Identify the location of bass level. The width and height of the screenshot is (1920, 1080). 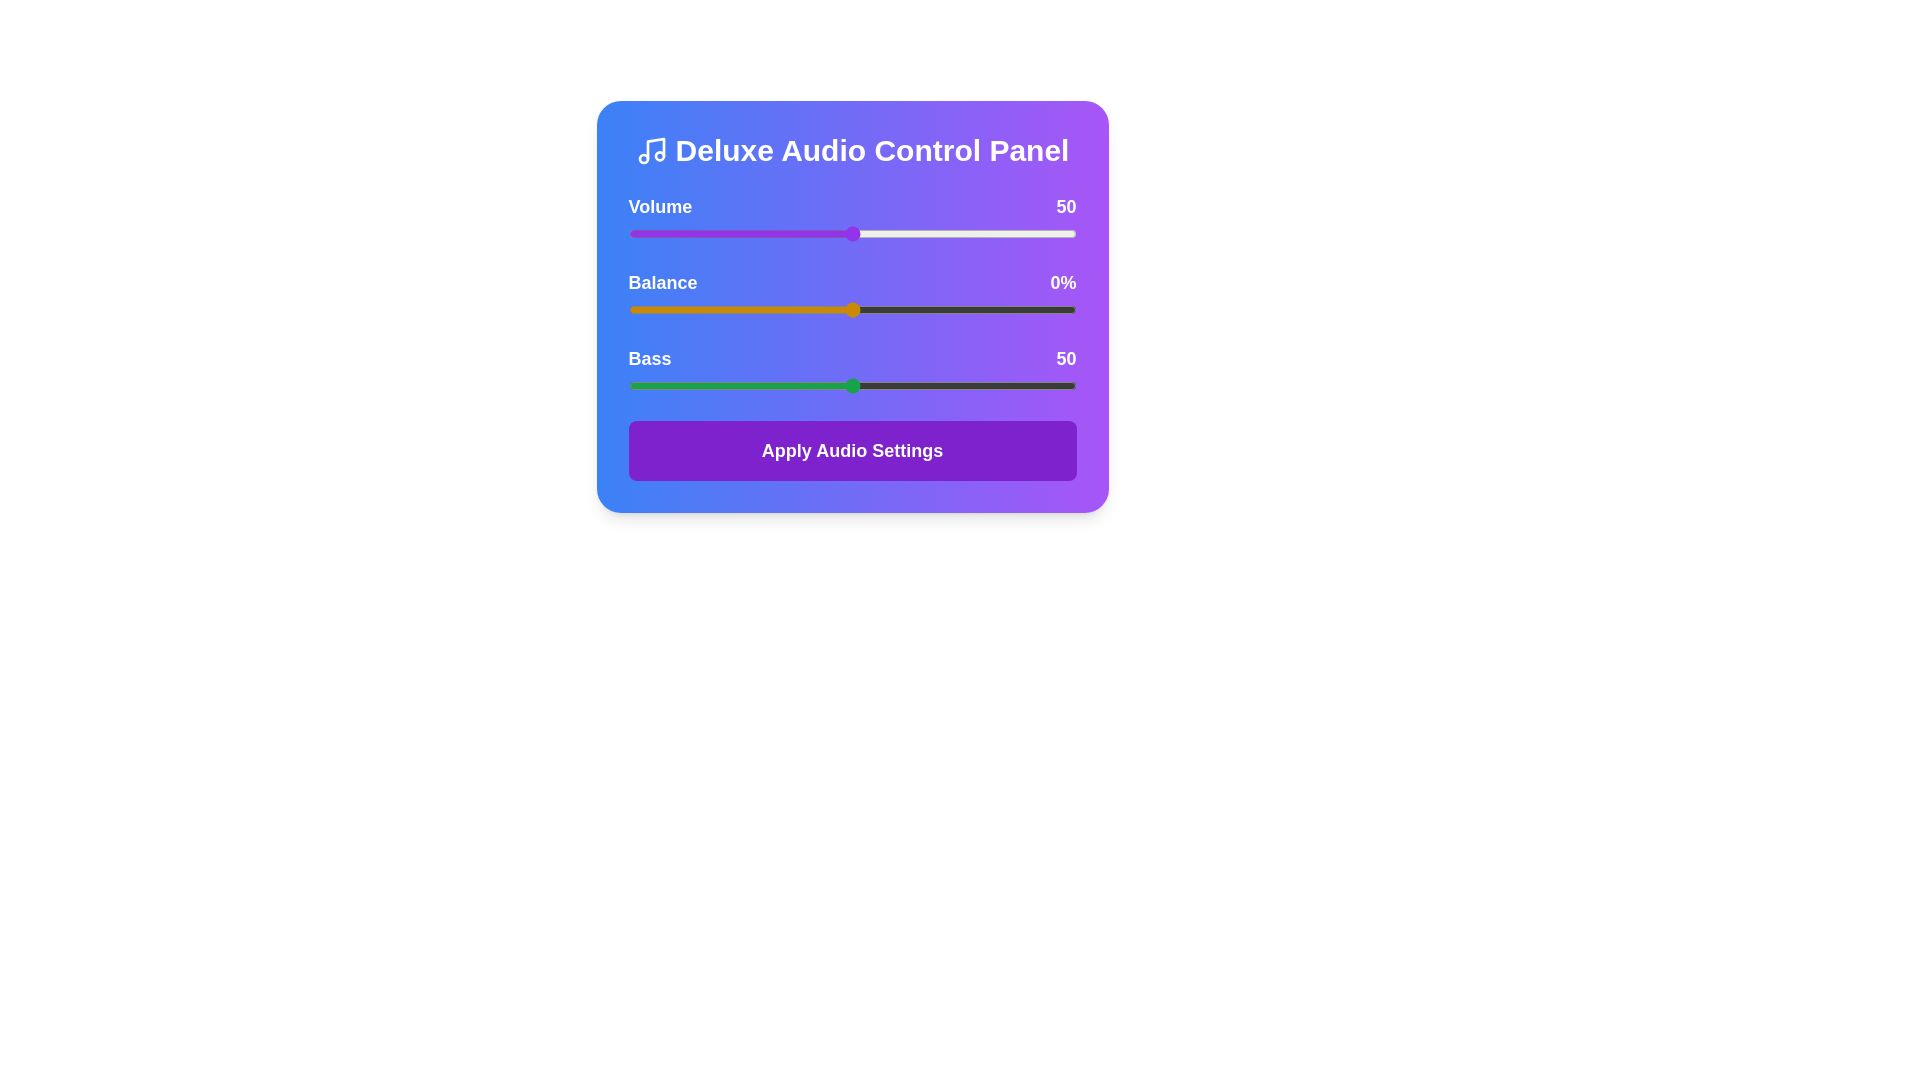
(954, 385).